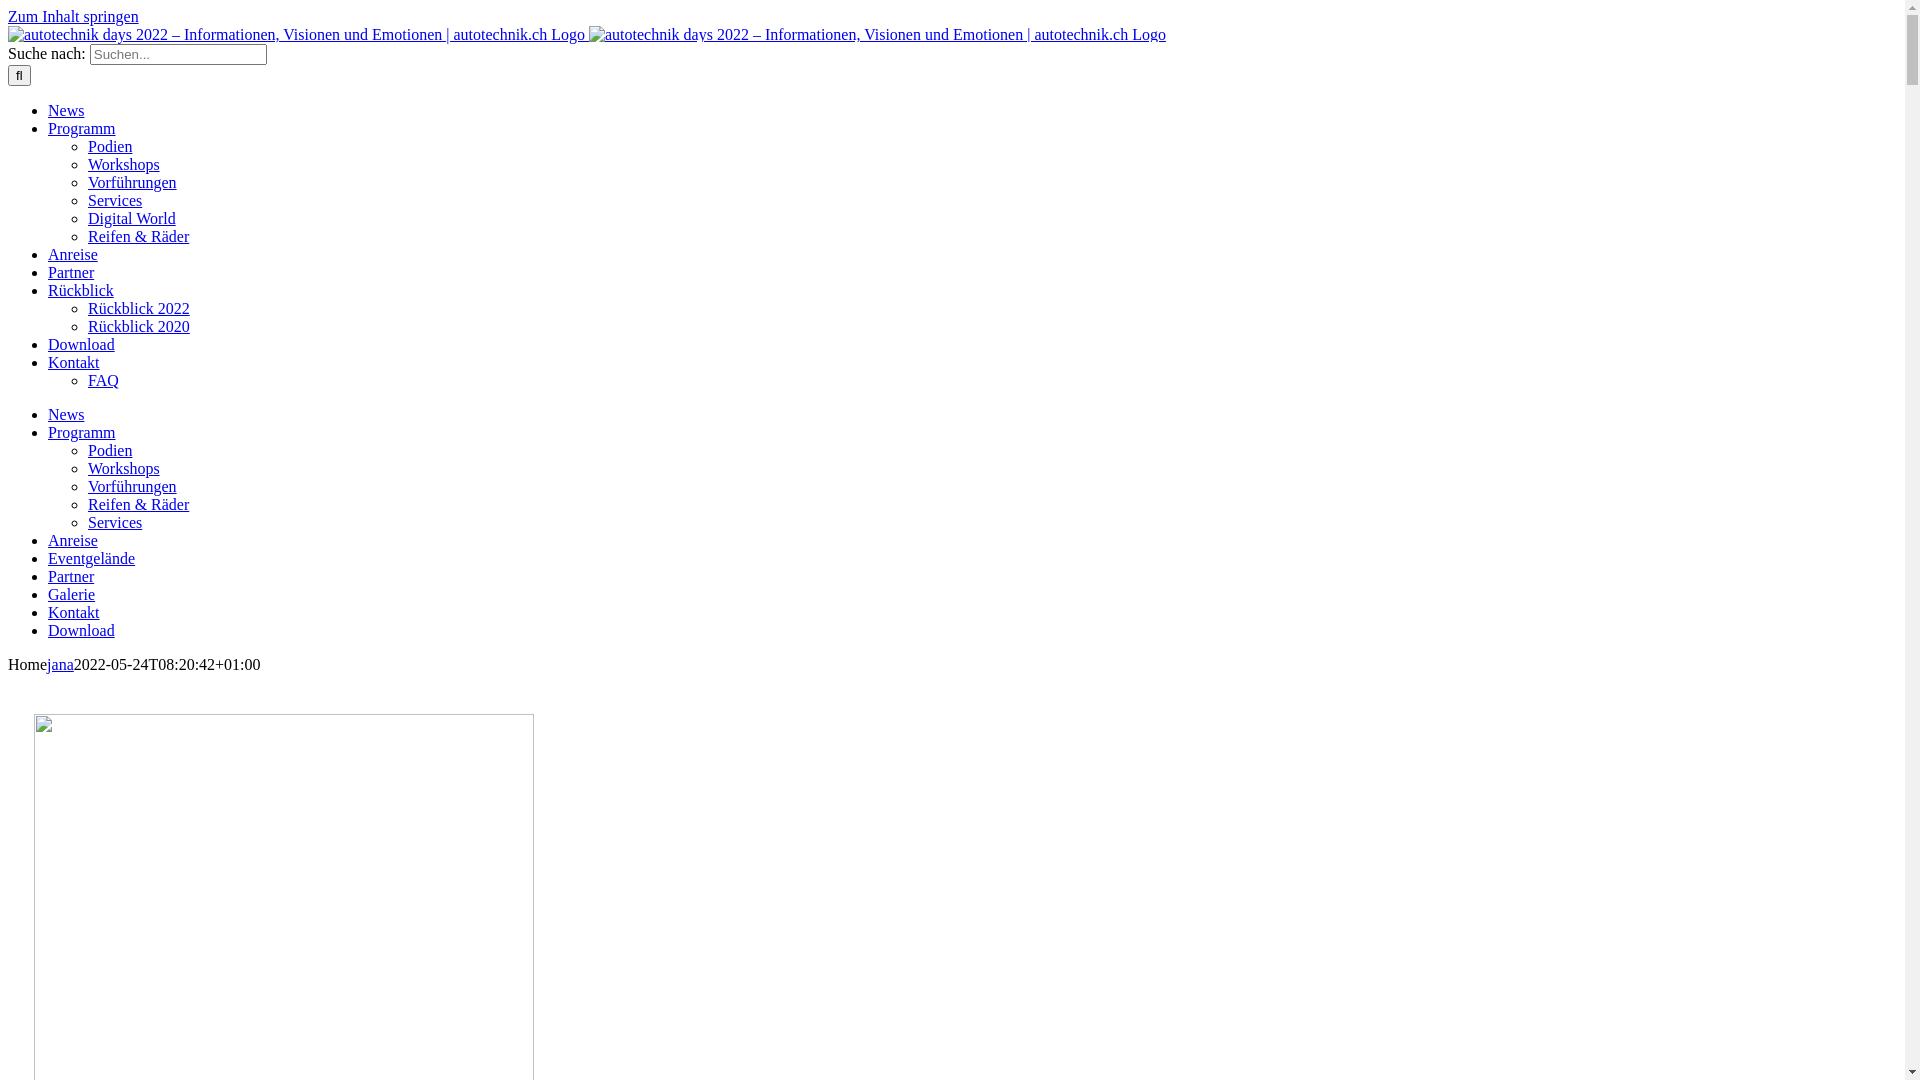 This screenshot has width=1920, height=1080. Describe the element at coordinates (86, 163) in the screenshot. I see `'Workshops'` at that location.